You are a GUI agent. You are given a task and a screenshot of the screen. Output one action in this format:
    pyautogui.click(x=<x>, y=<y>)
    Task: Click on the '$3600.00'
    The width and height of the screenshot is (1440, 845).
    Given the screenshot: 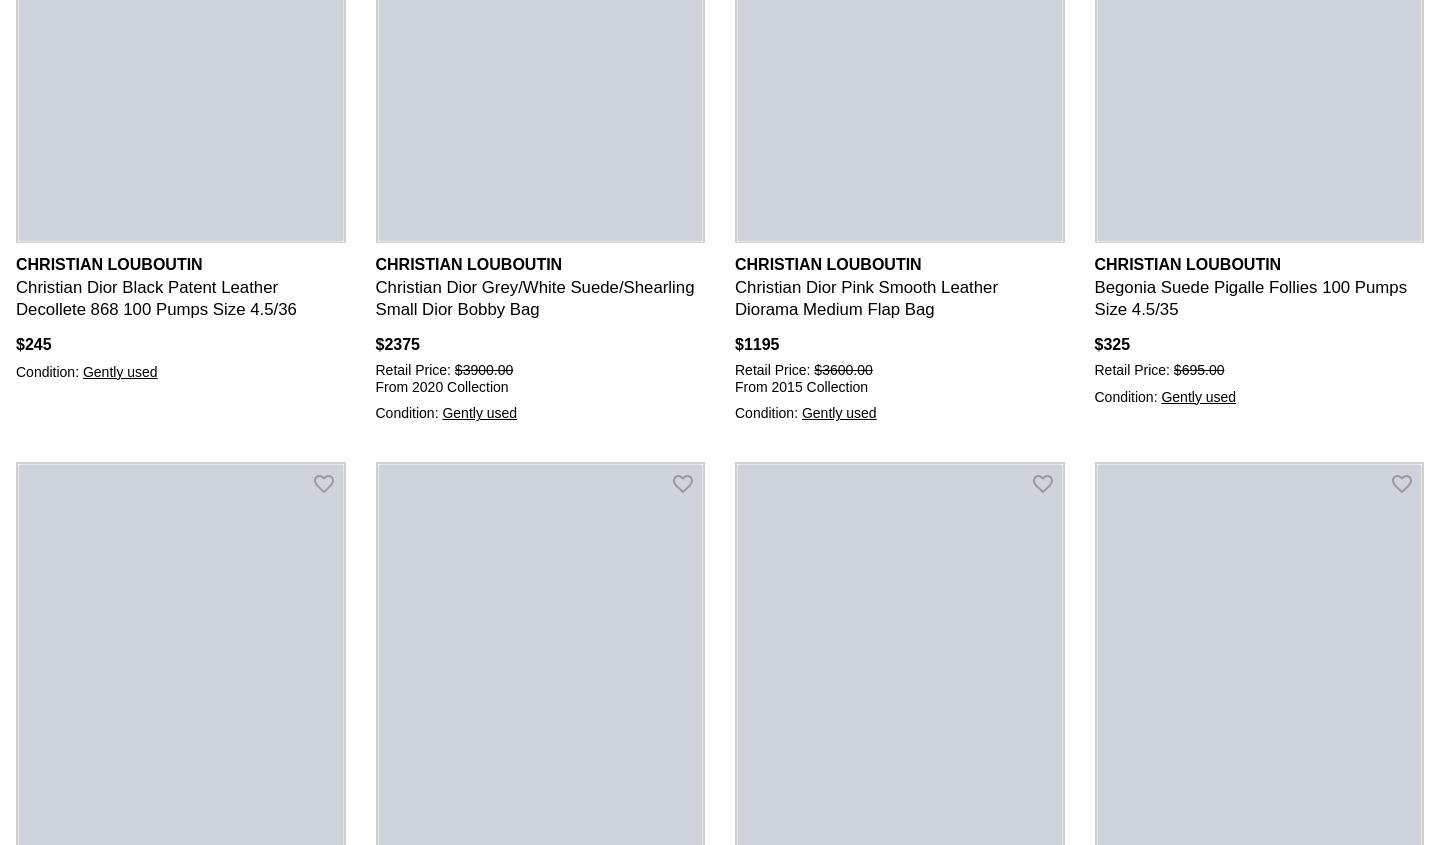 What is the action you would take?
    pyautogui.click(x=814, y=368)
    